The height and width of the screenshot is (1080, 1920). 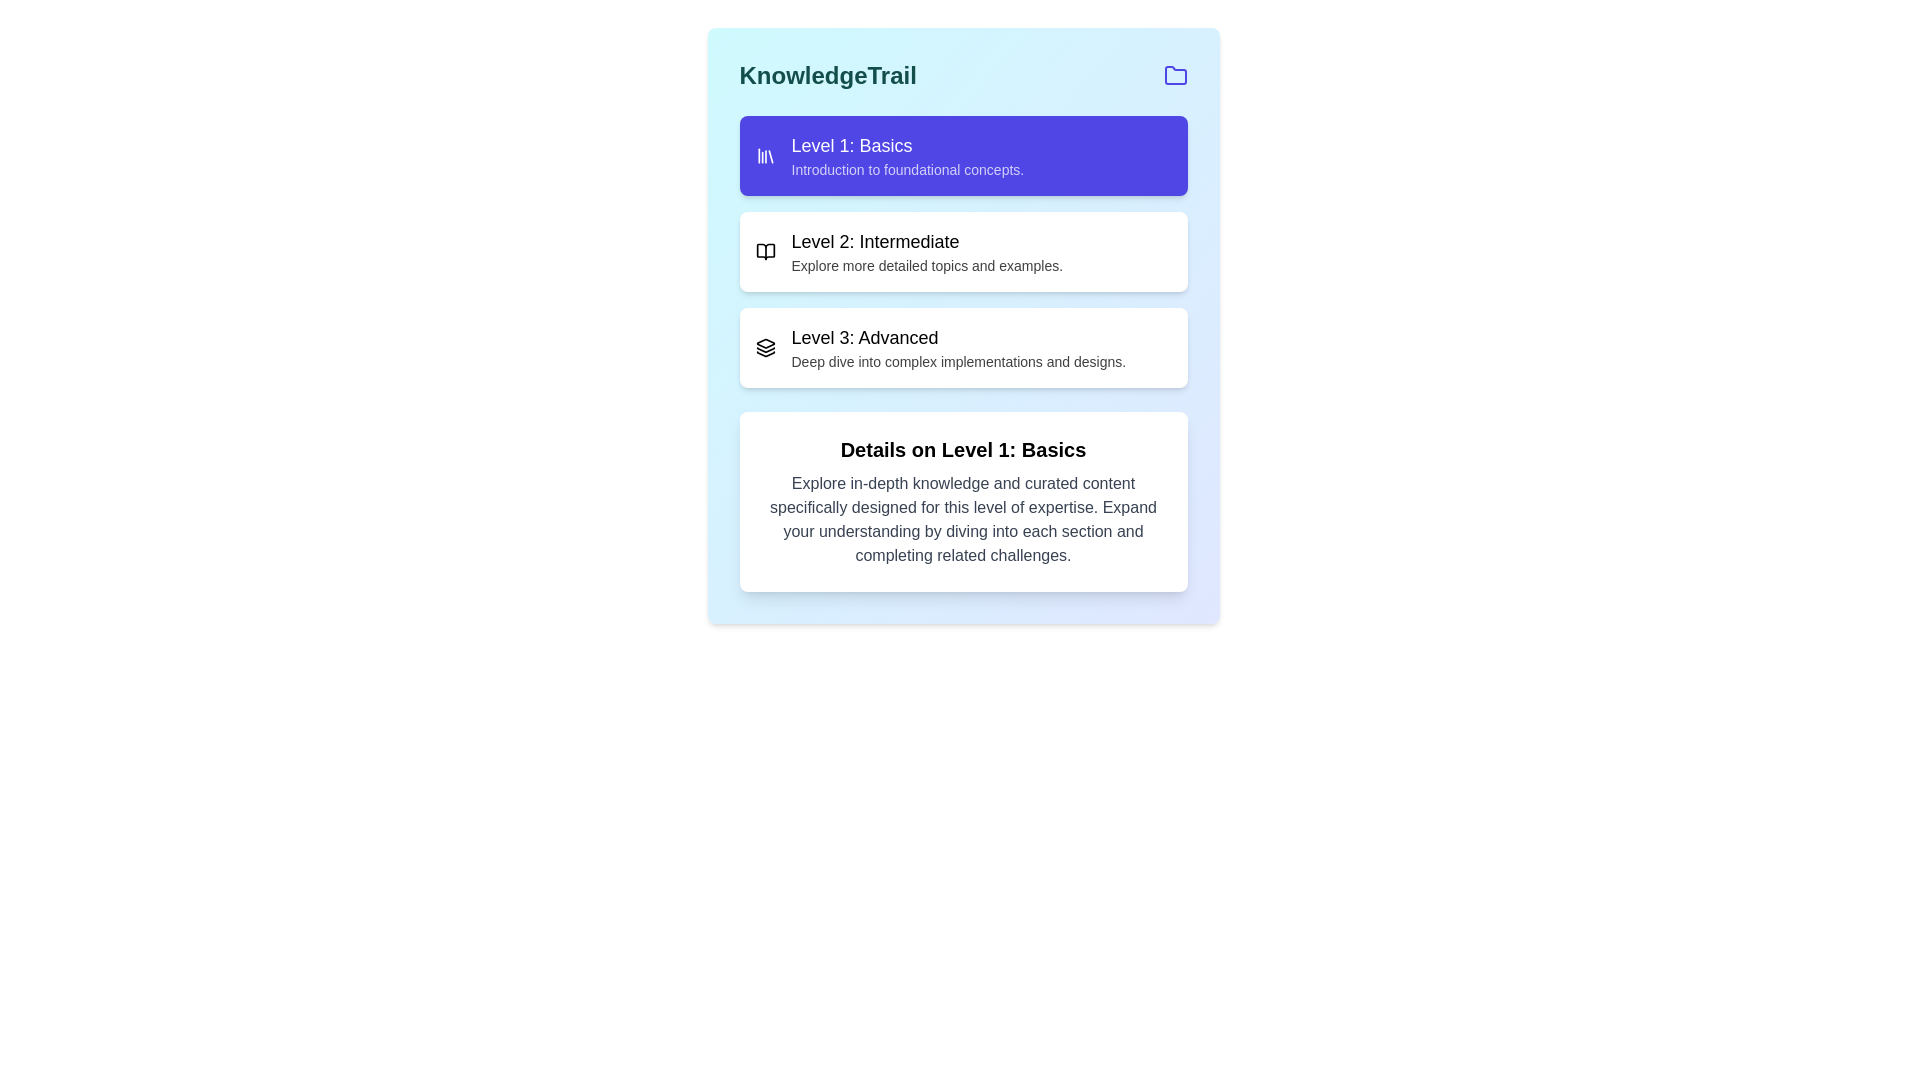 What do you see at coordinates (963, 519) in the screenshot?
I see `the descriptive text block styled in gray color, which provides explanations about exploring in-depth knowledge and completing challenges, positioned below the heading 'Details on Level 1: Basics'` at bounding box center [963, 519].